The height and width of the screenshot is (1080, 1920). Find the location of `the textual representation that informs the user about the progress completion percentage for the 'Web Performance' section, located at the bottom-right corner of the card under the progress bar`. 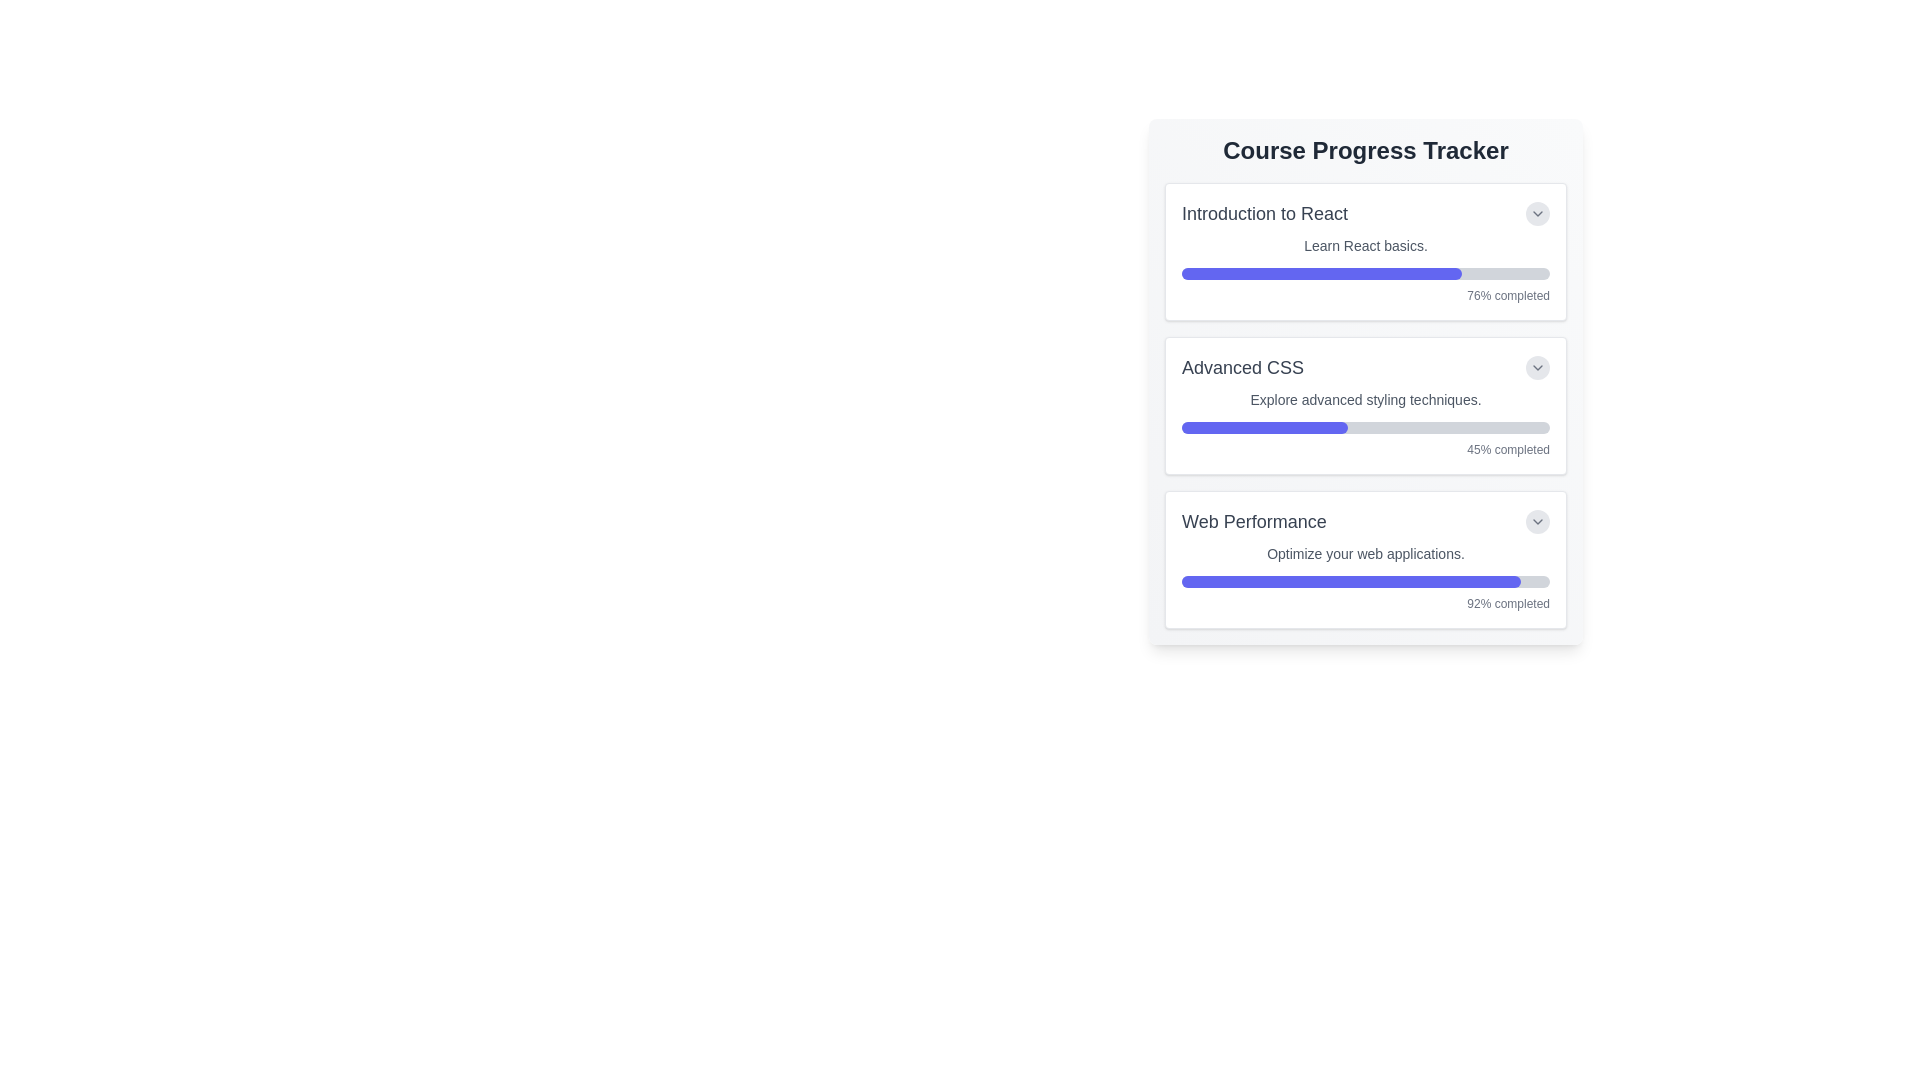

the textual representation that informs the user about the progress completion percentage for the 'Web Performance' section, located at the bottom-right corner of the card under the progress bar is located at coordinates (1365, 603).